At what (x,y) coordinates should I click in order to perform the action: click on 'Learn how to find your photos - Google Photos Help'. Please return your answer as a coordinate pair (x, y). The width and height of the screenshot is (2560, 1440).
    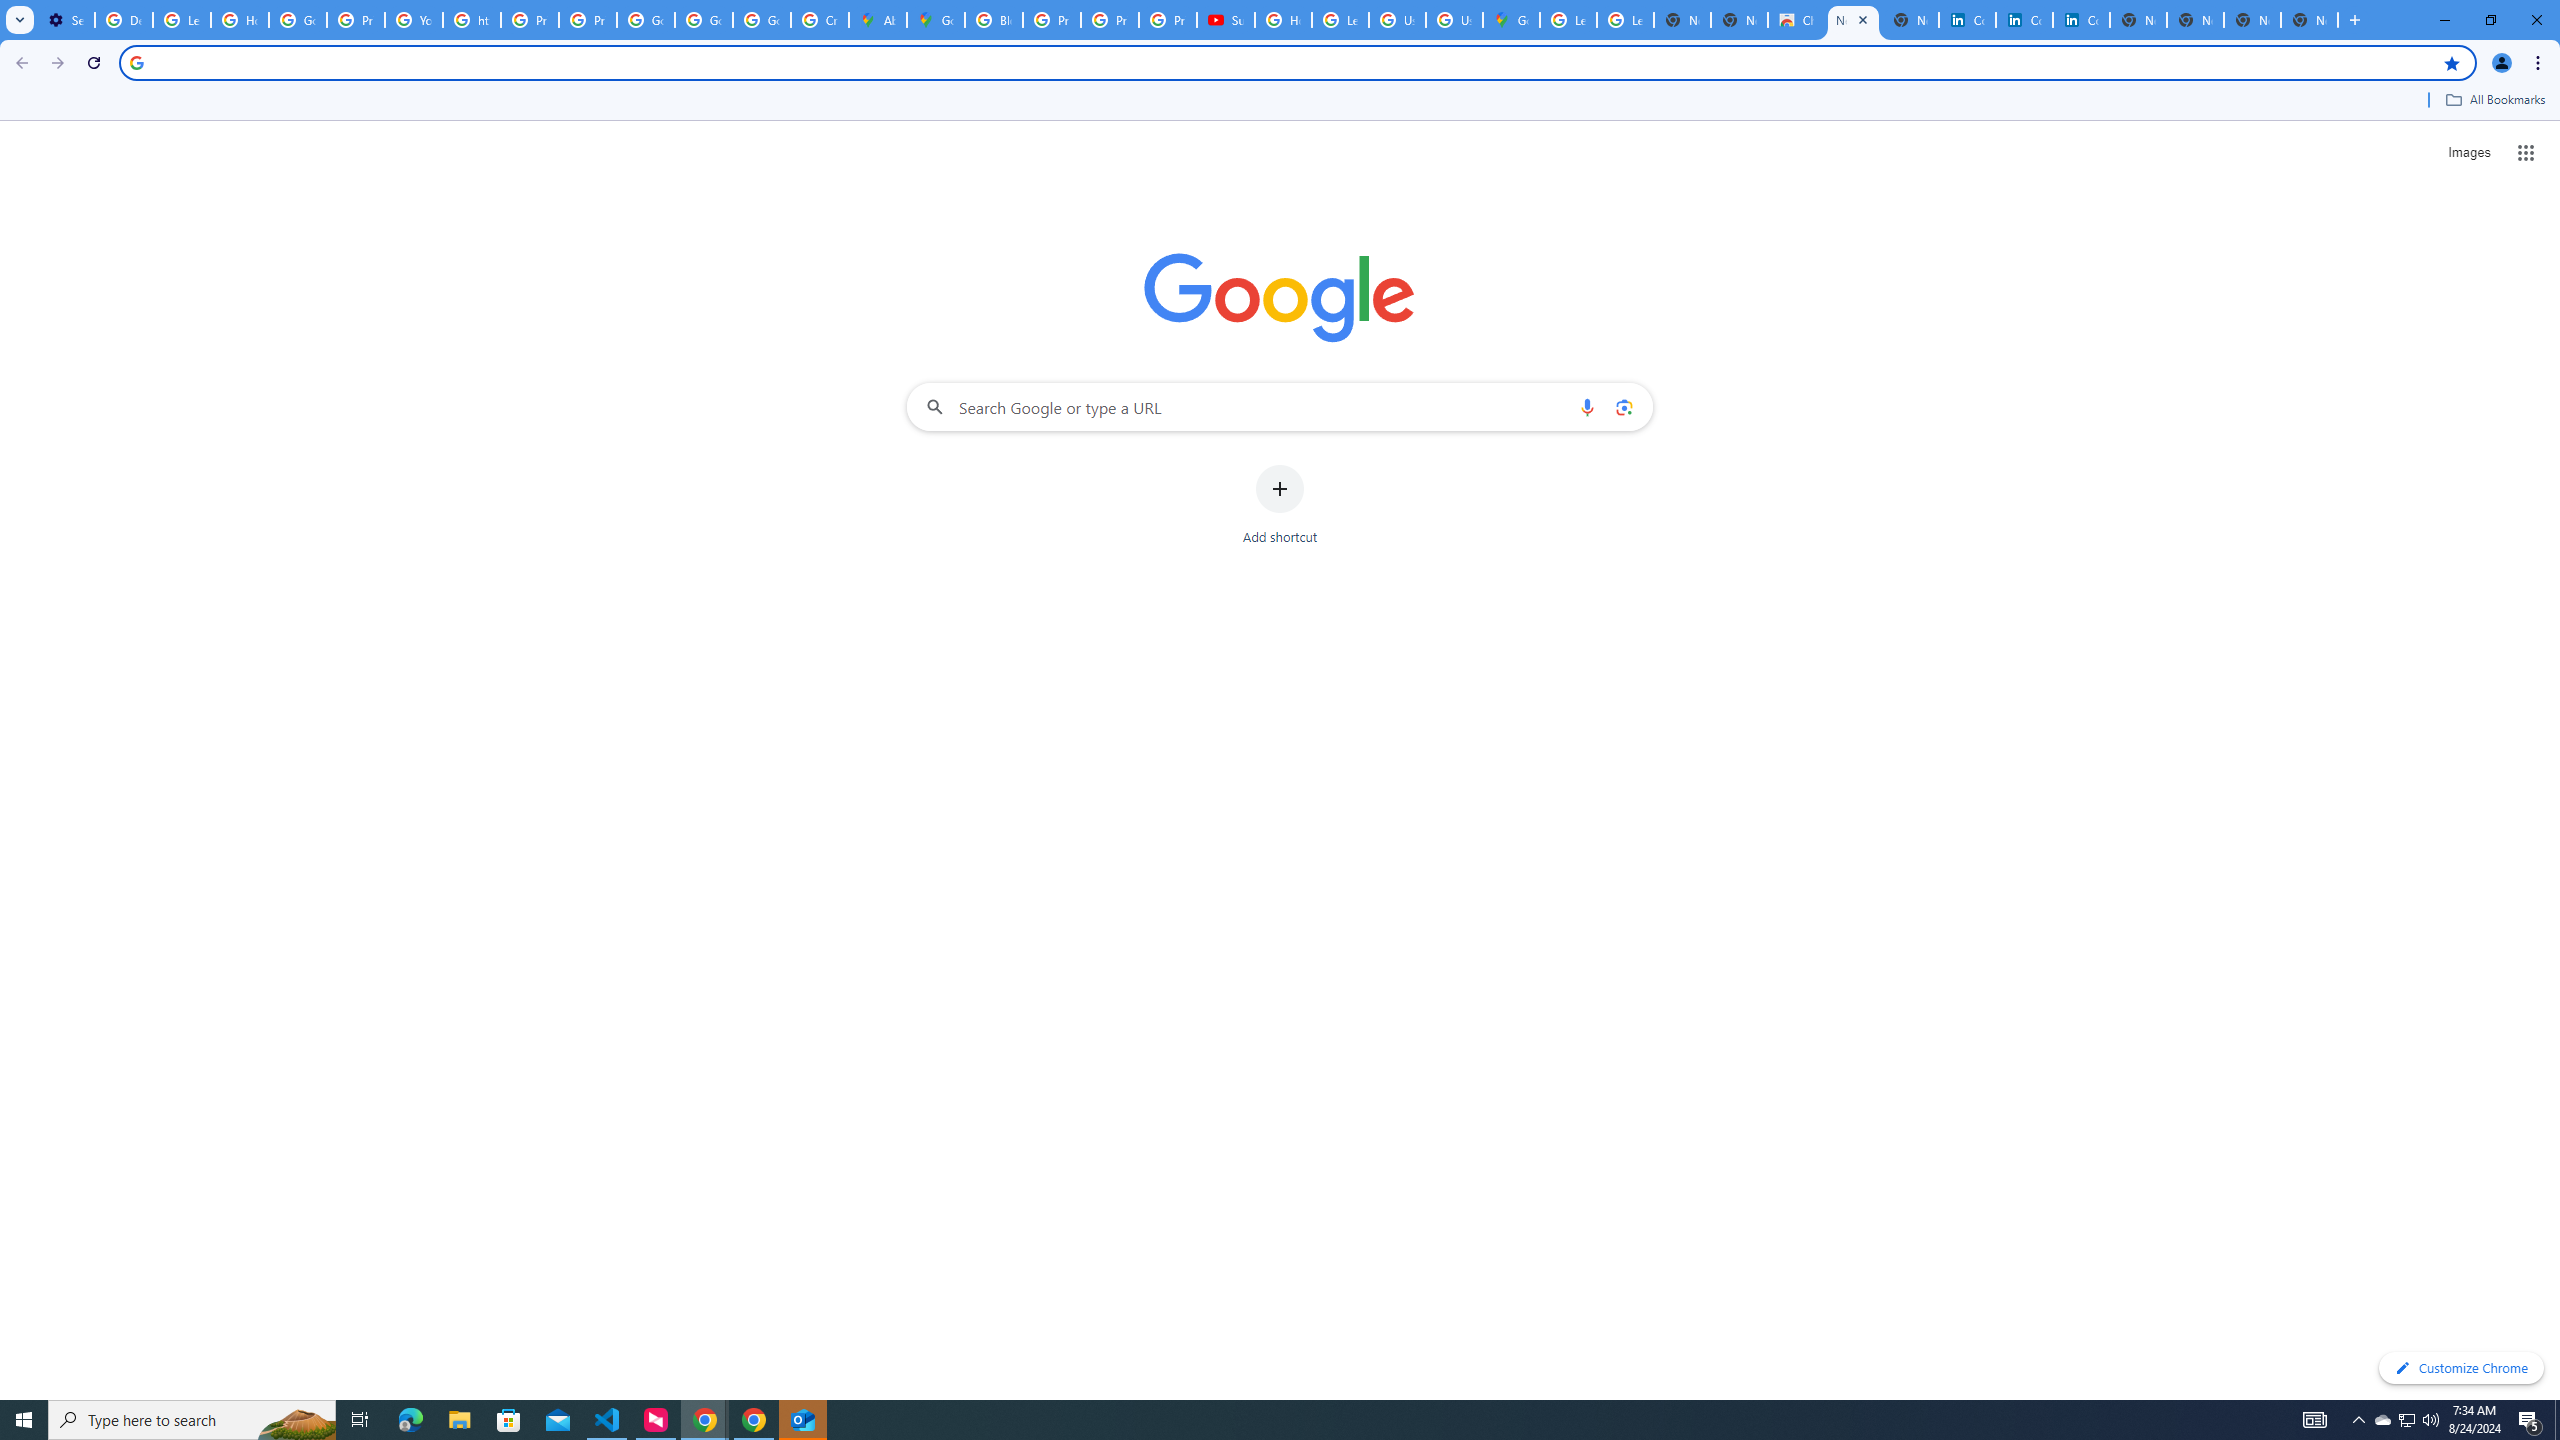
    Looking at the image, I should click on (180, 19).